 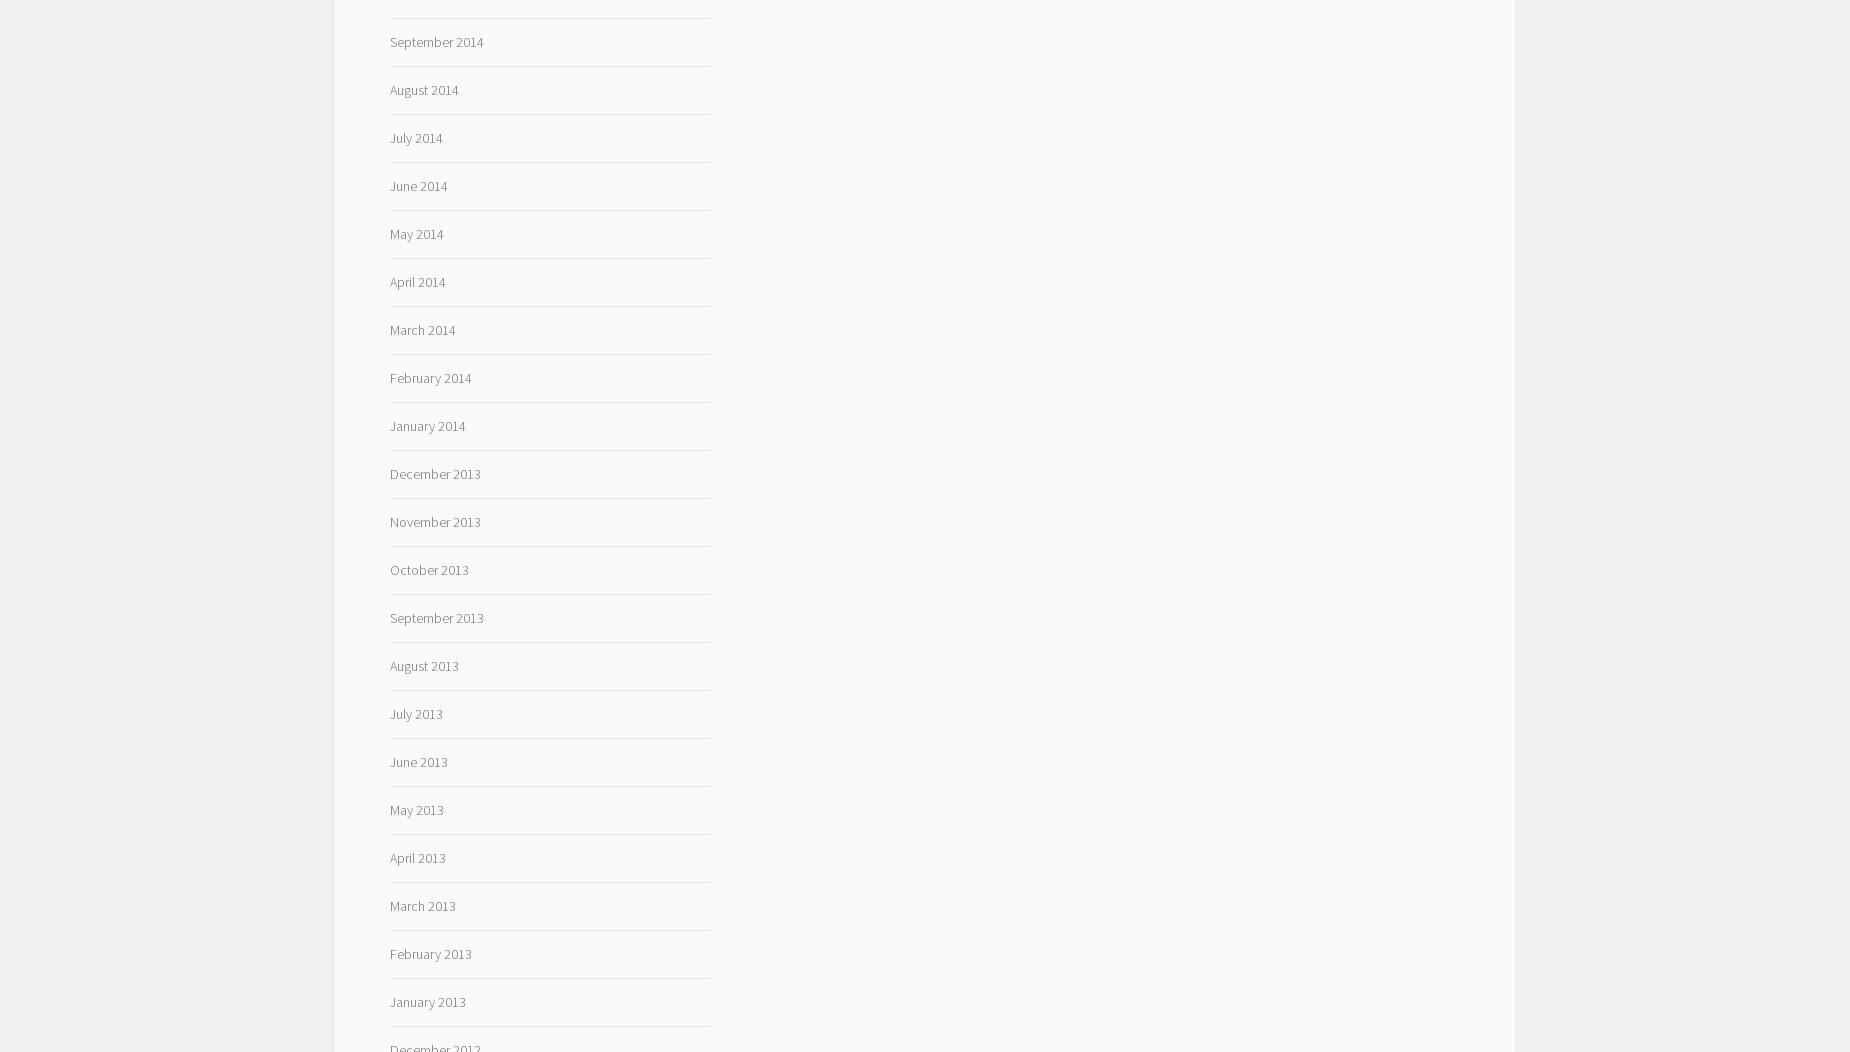 I want to click on 'March 2013', so click(x=420, y=905).